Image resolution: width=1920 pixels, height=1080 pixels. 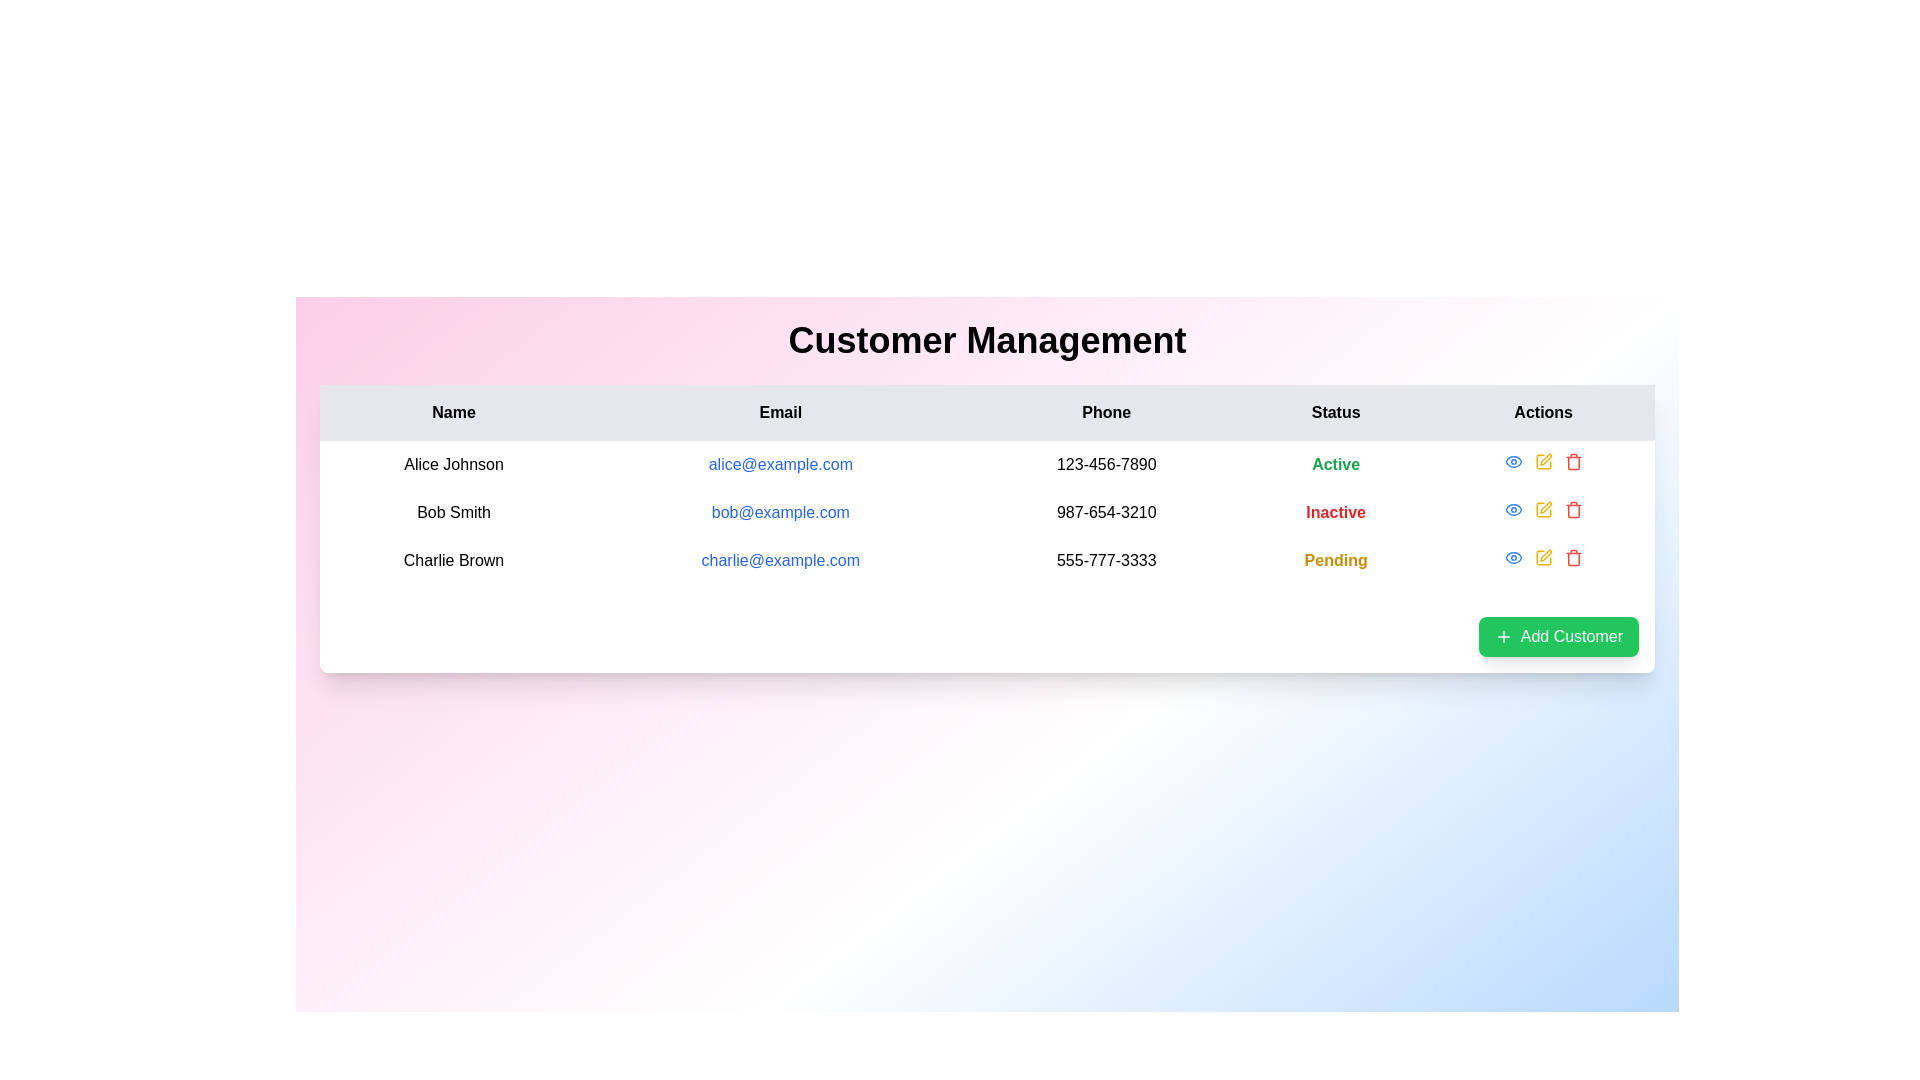 What do you see at coordinates (1336, 512) in the screenshot?
I see `the static text label displaying 'Inactive' in red bold font, located in the fourth column of the second row in a user details table` at bounding box center [1336, 512].